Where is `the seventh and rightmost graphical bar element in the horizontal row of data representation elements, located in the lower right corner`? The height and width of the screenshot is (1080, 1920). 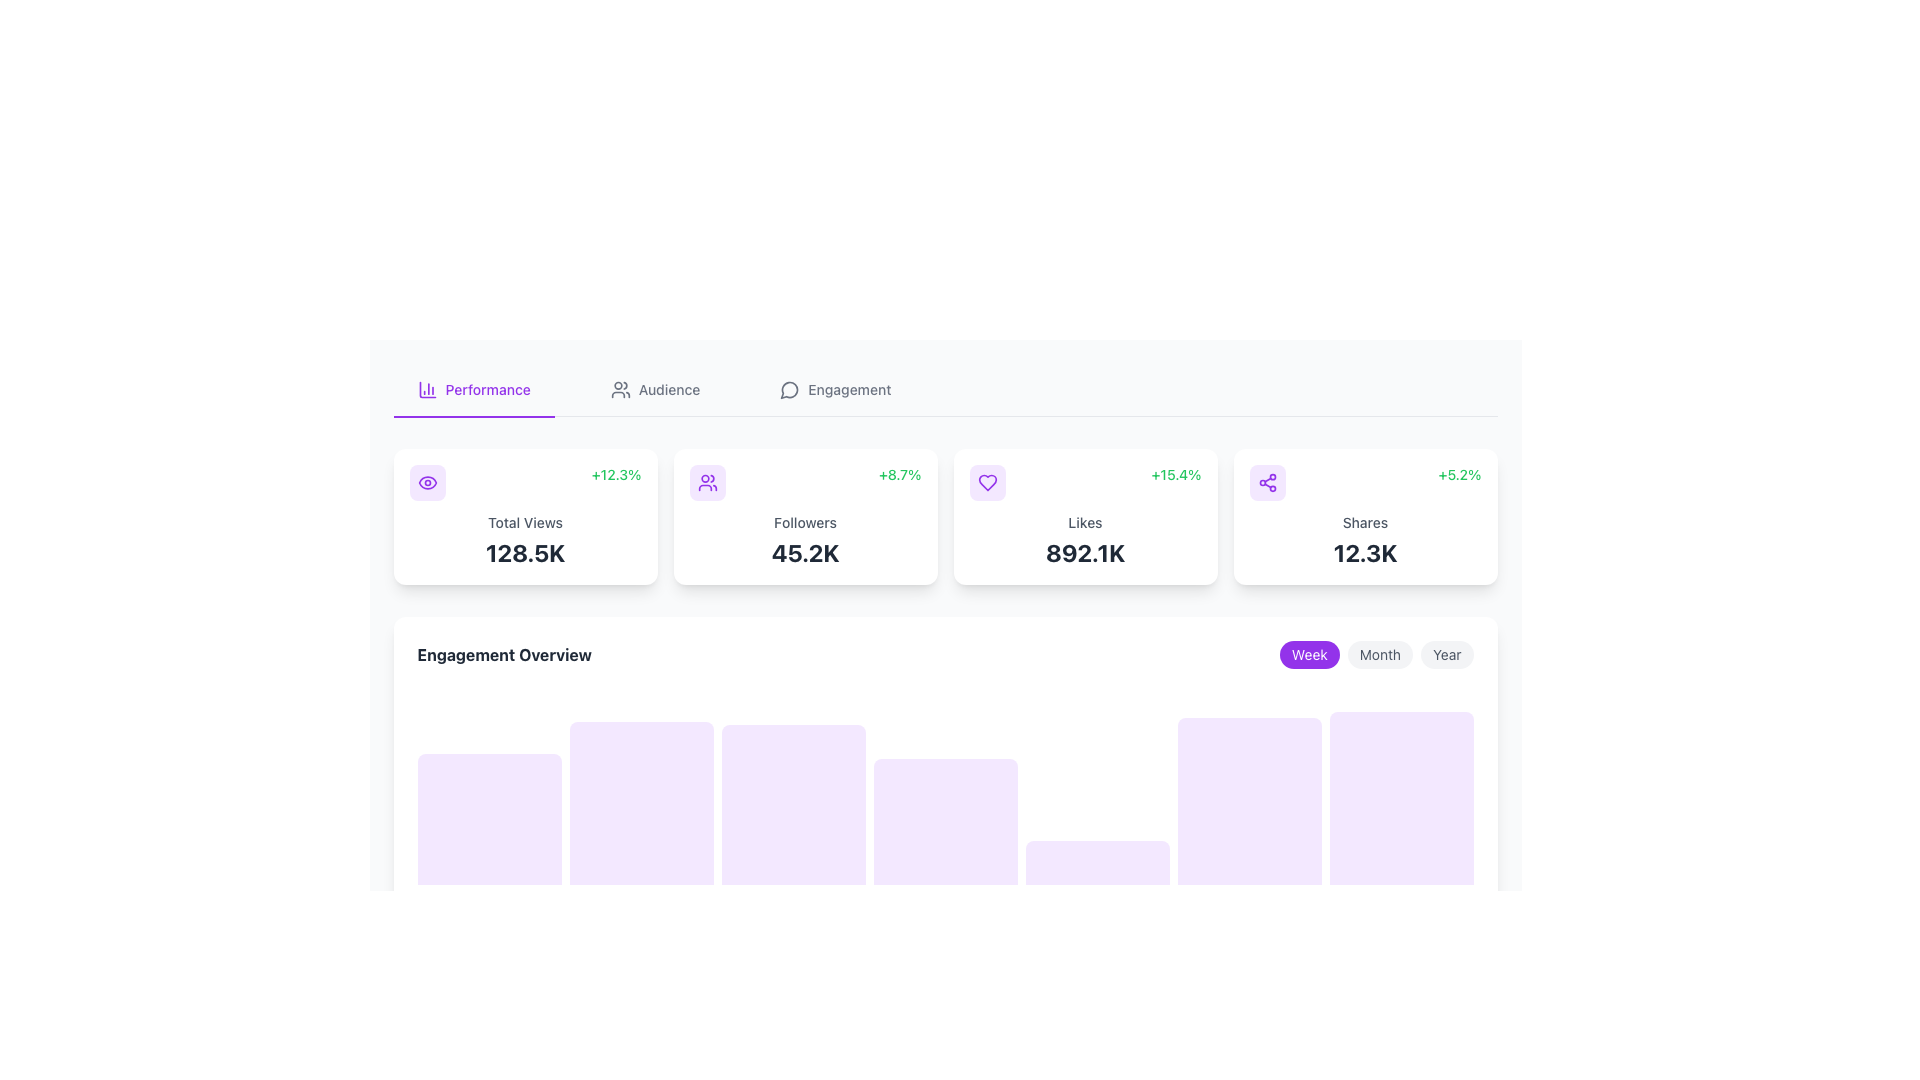
the seventh and rightmost graphical bar element in the horizontal row of data representation elements, located in the lower right corner is located at coordinates (1400, 797).